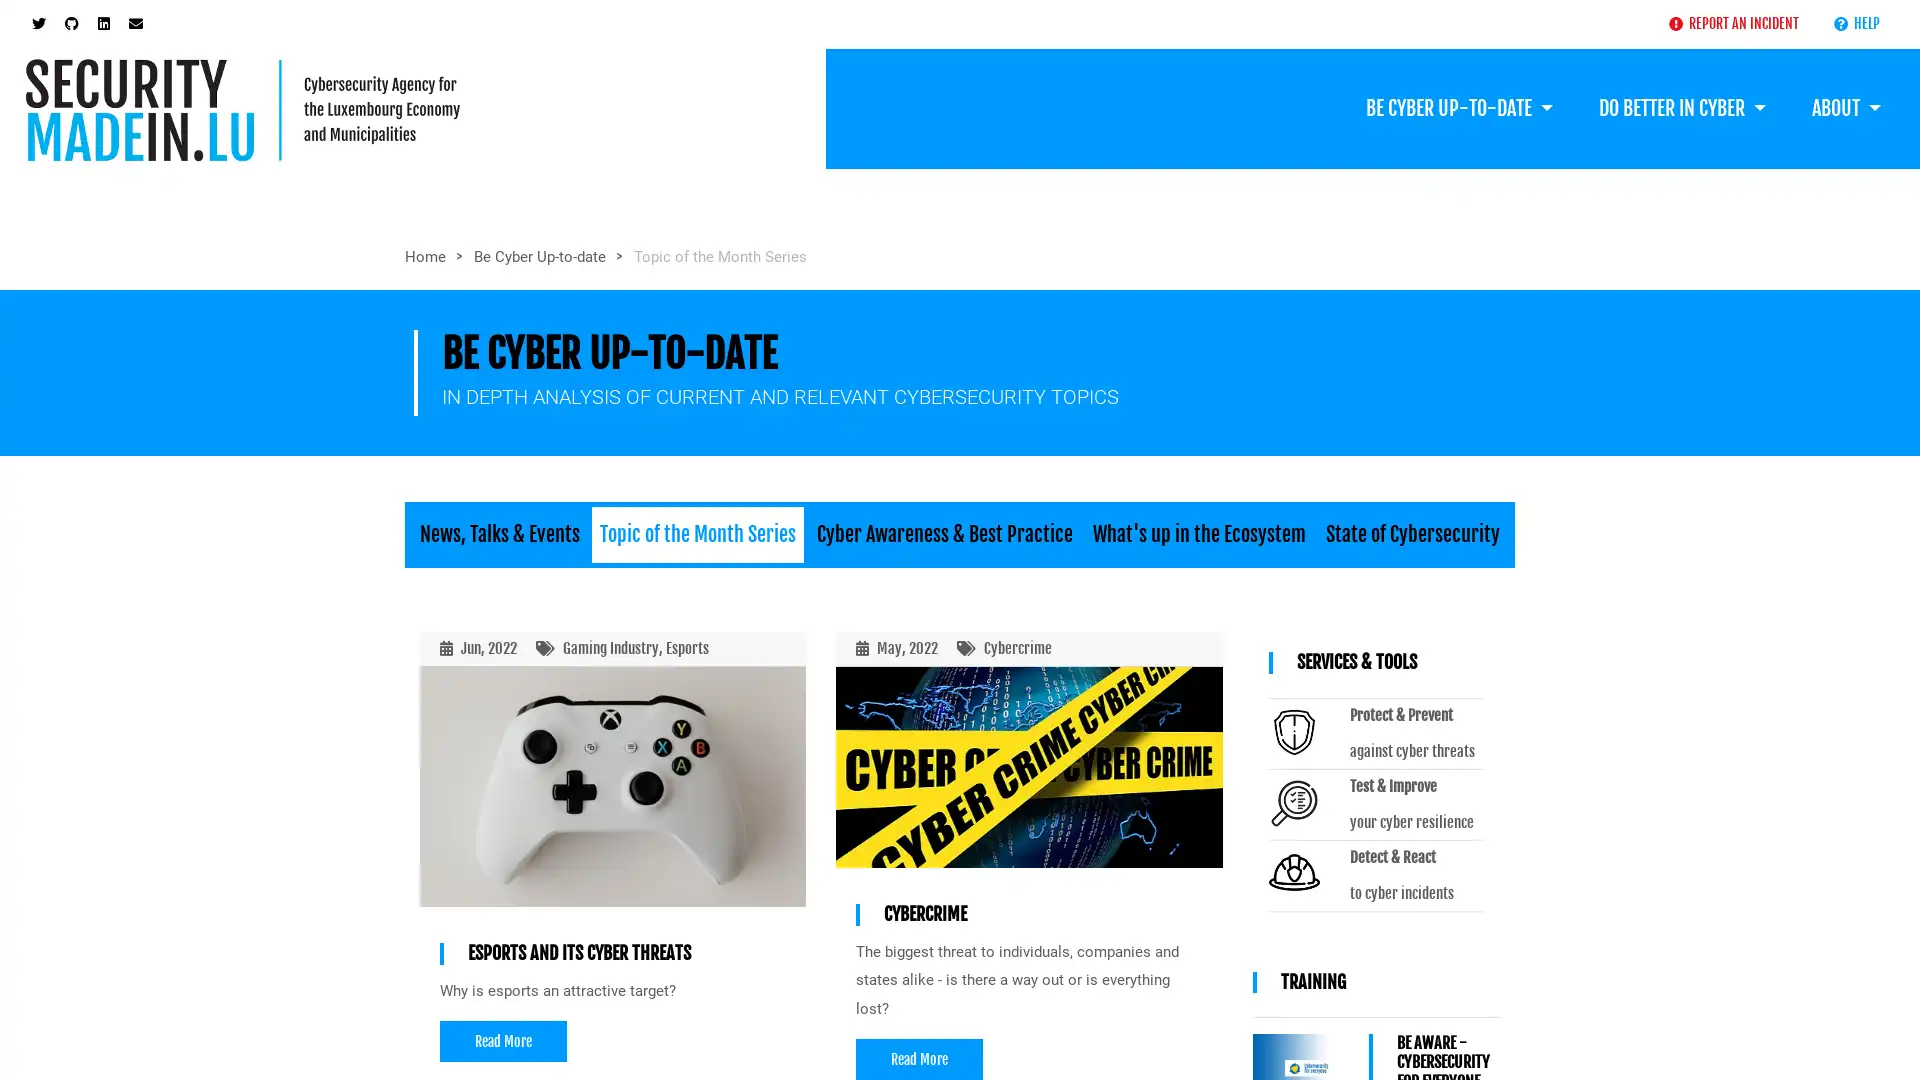 The height and width of the screenshot is (1080, 1920). I want to click on ABOUT, so click(1845, 108).